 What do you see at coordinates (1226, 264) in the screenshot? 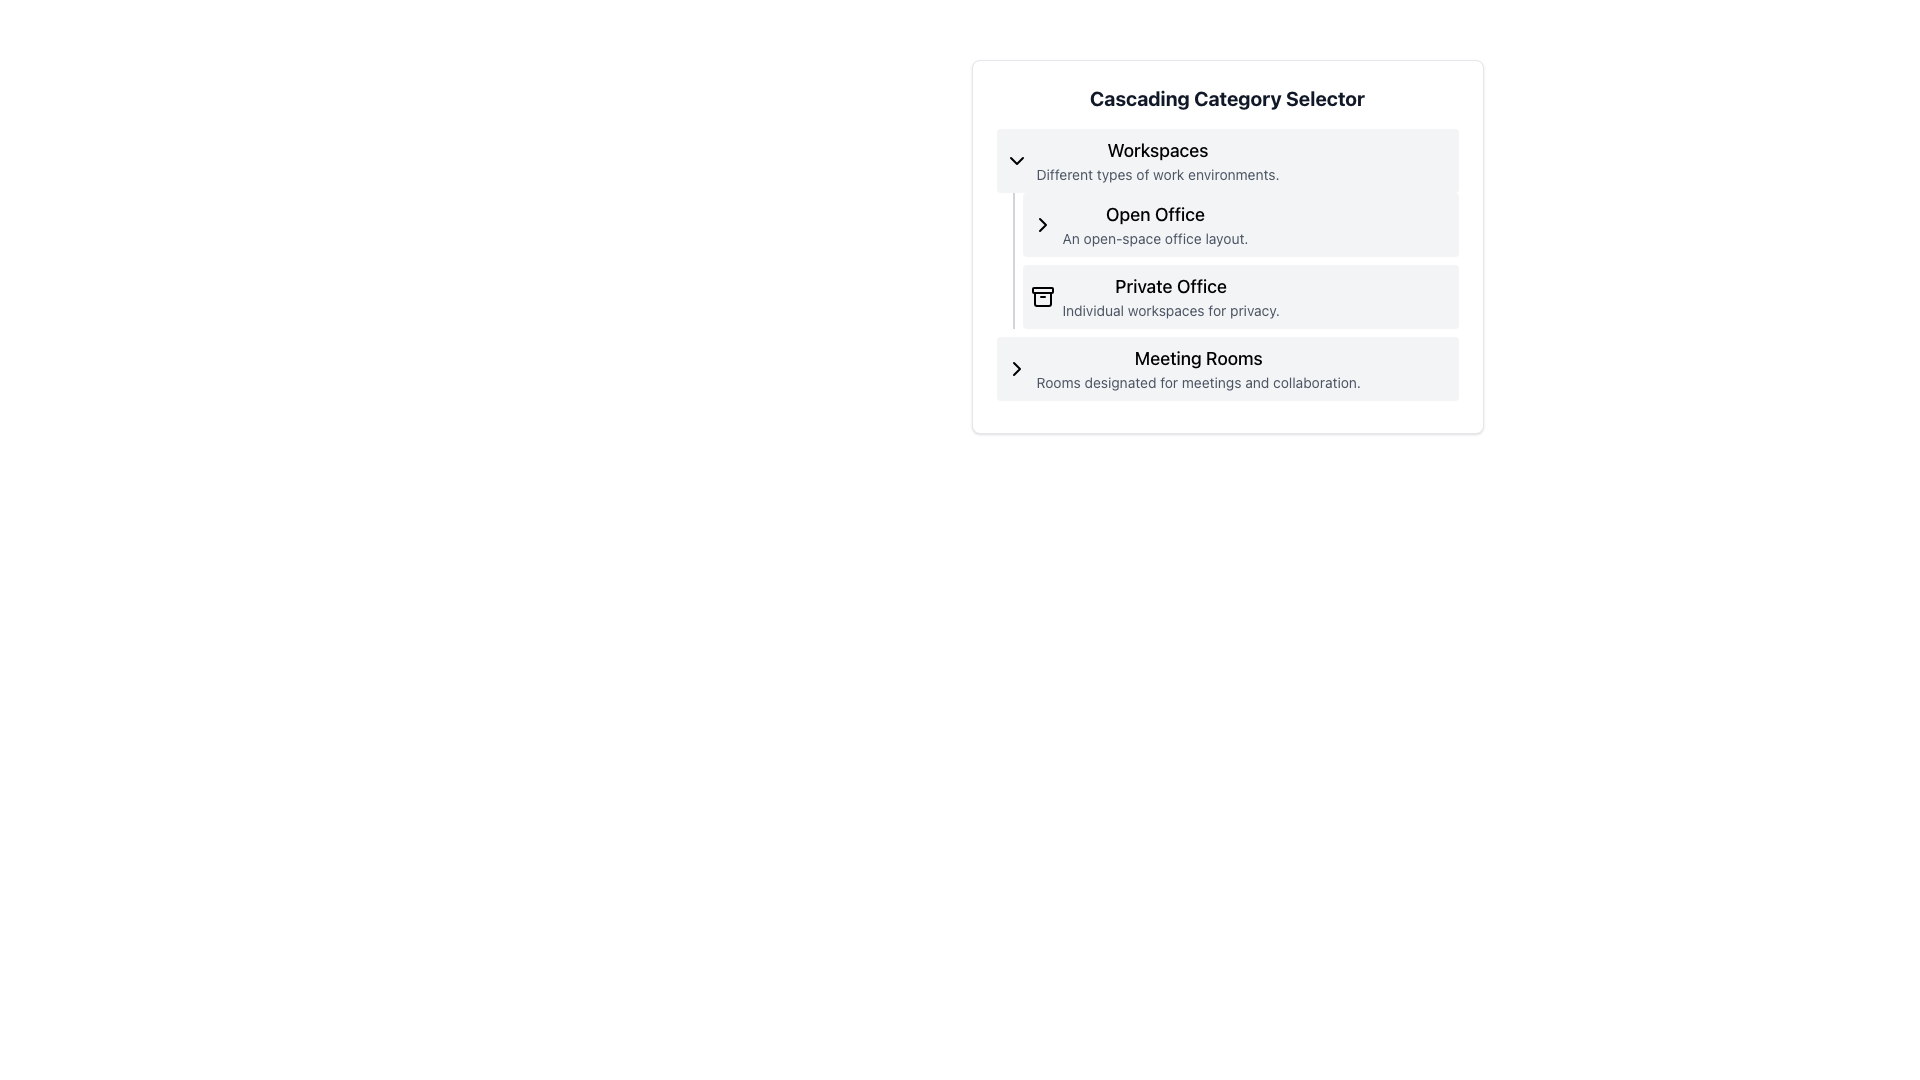
I see `the title of the 'Private Office' category option in the cascading category selector interface` at bounding box center [1226, 264].